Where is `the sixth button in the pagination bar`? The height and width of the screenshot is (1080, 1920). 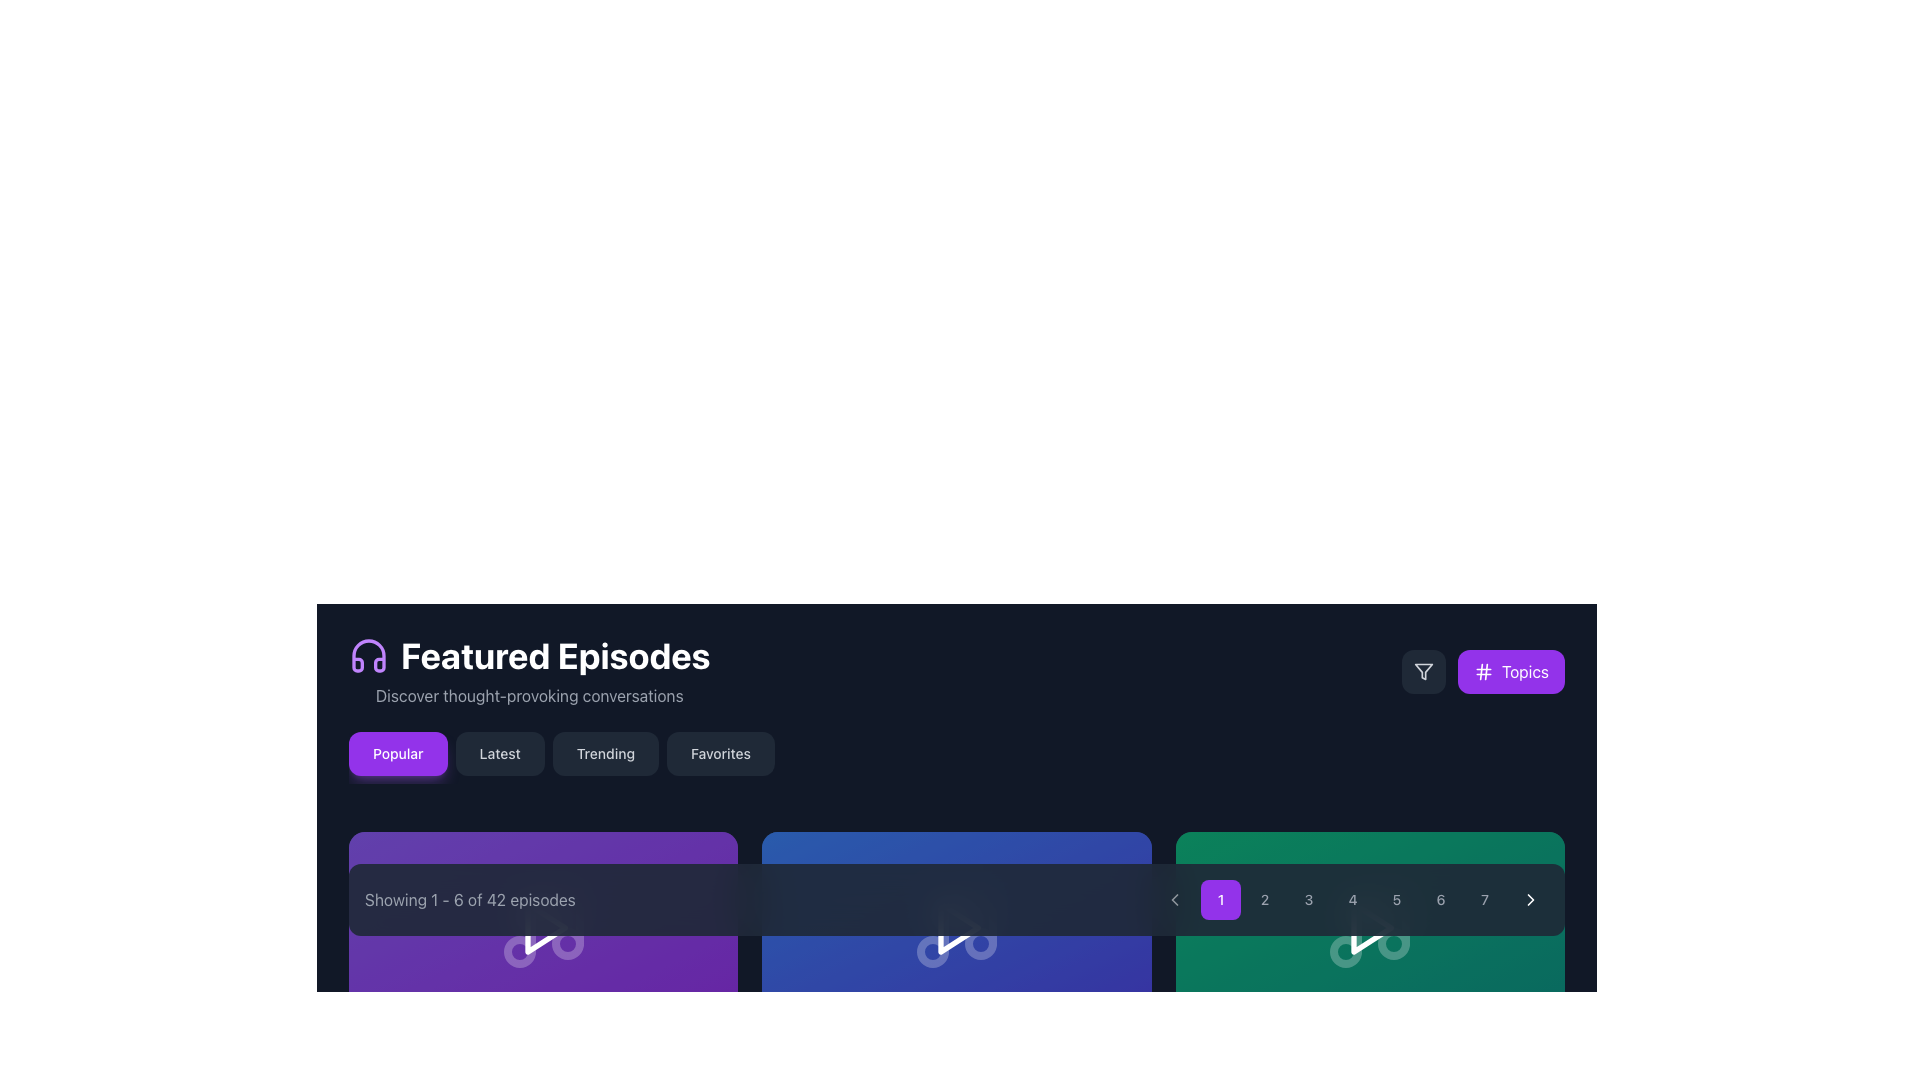 the sixth button in the pagination bar is located at coordinates (1440, 898).